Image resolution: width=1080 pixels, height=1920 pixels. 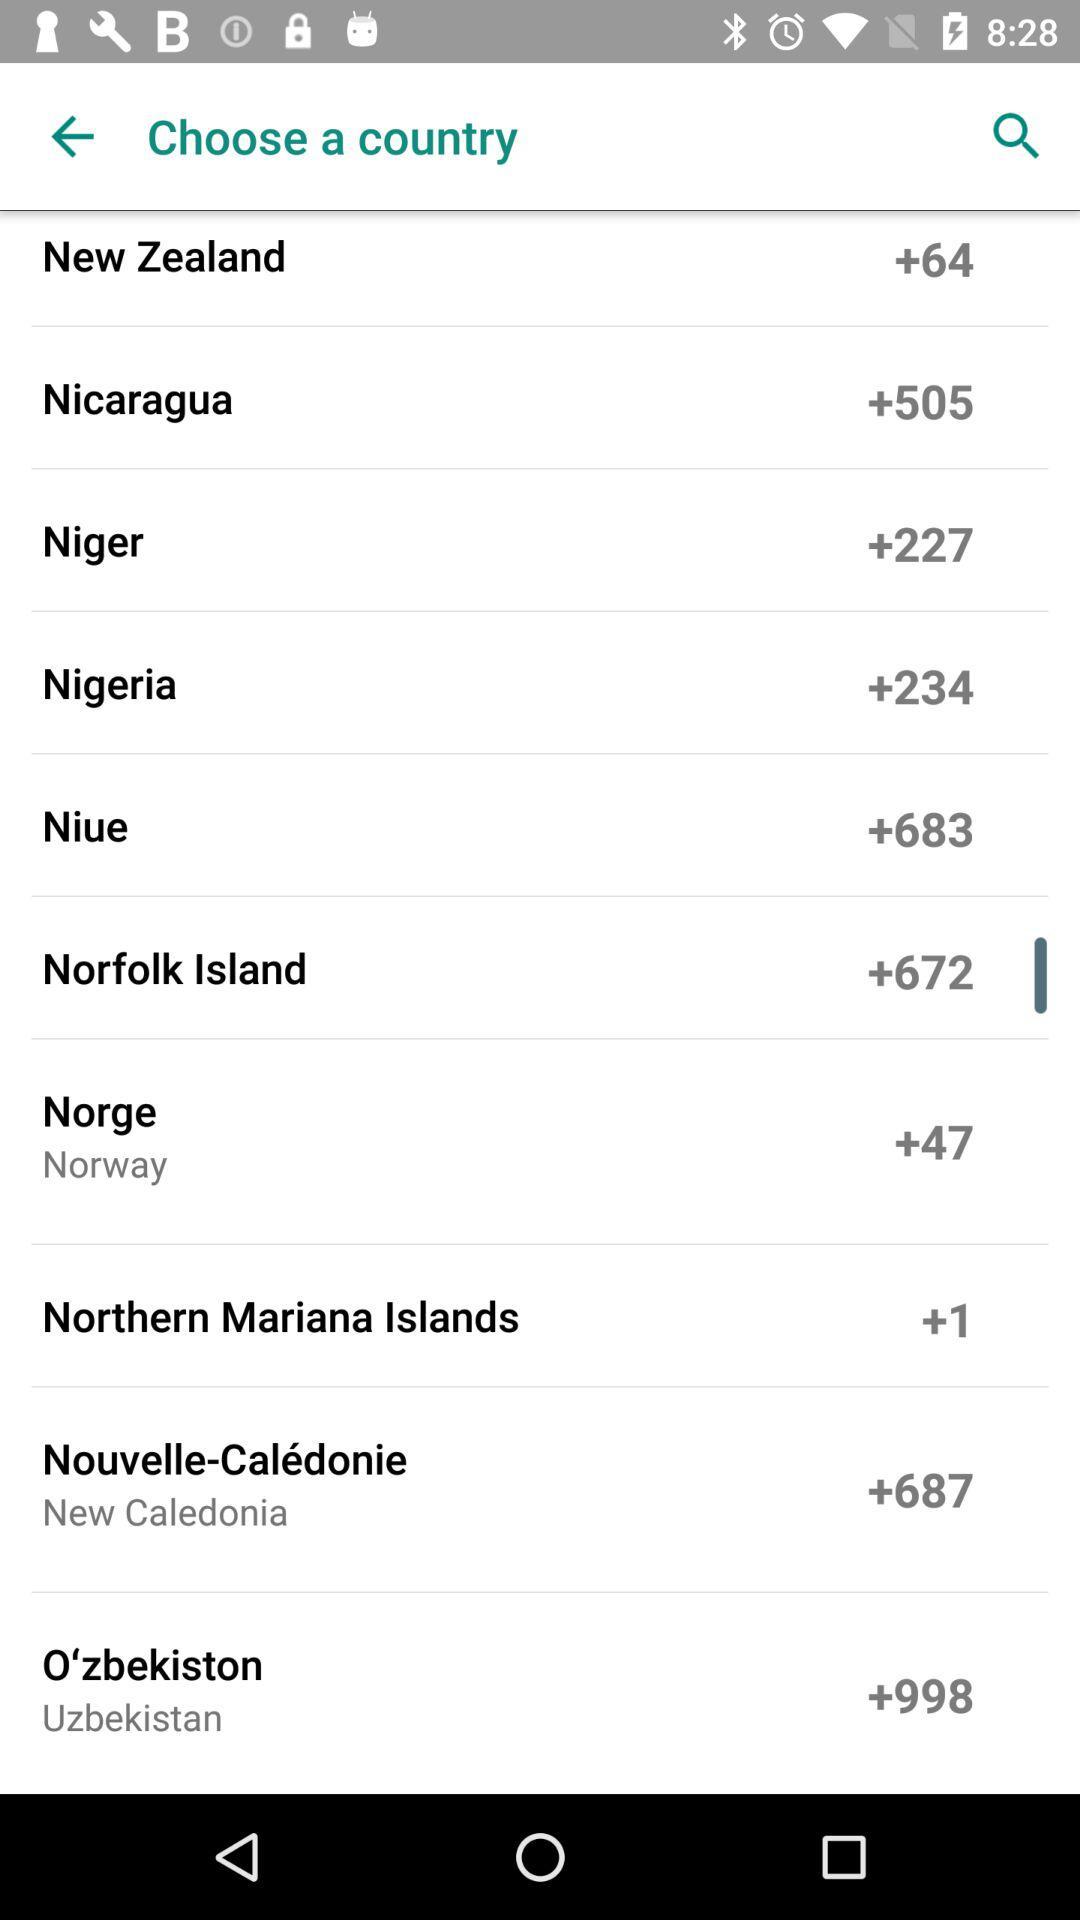 What do you see at coordinates (164, 1517) in the screenshot?
I see `icon next to the +687 item` at bounding box center [164, 1517].